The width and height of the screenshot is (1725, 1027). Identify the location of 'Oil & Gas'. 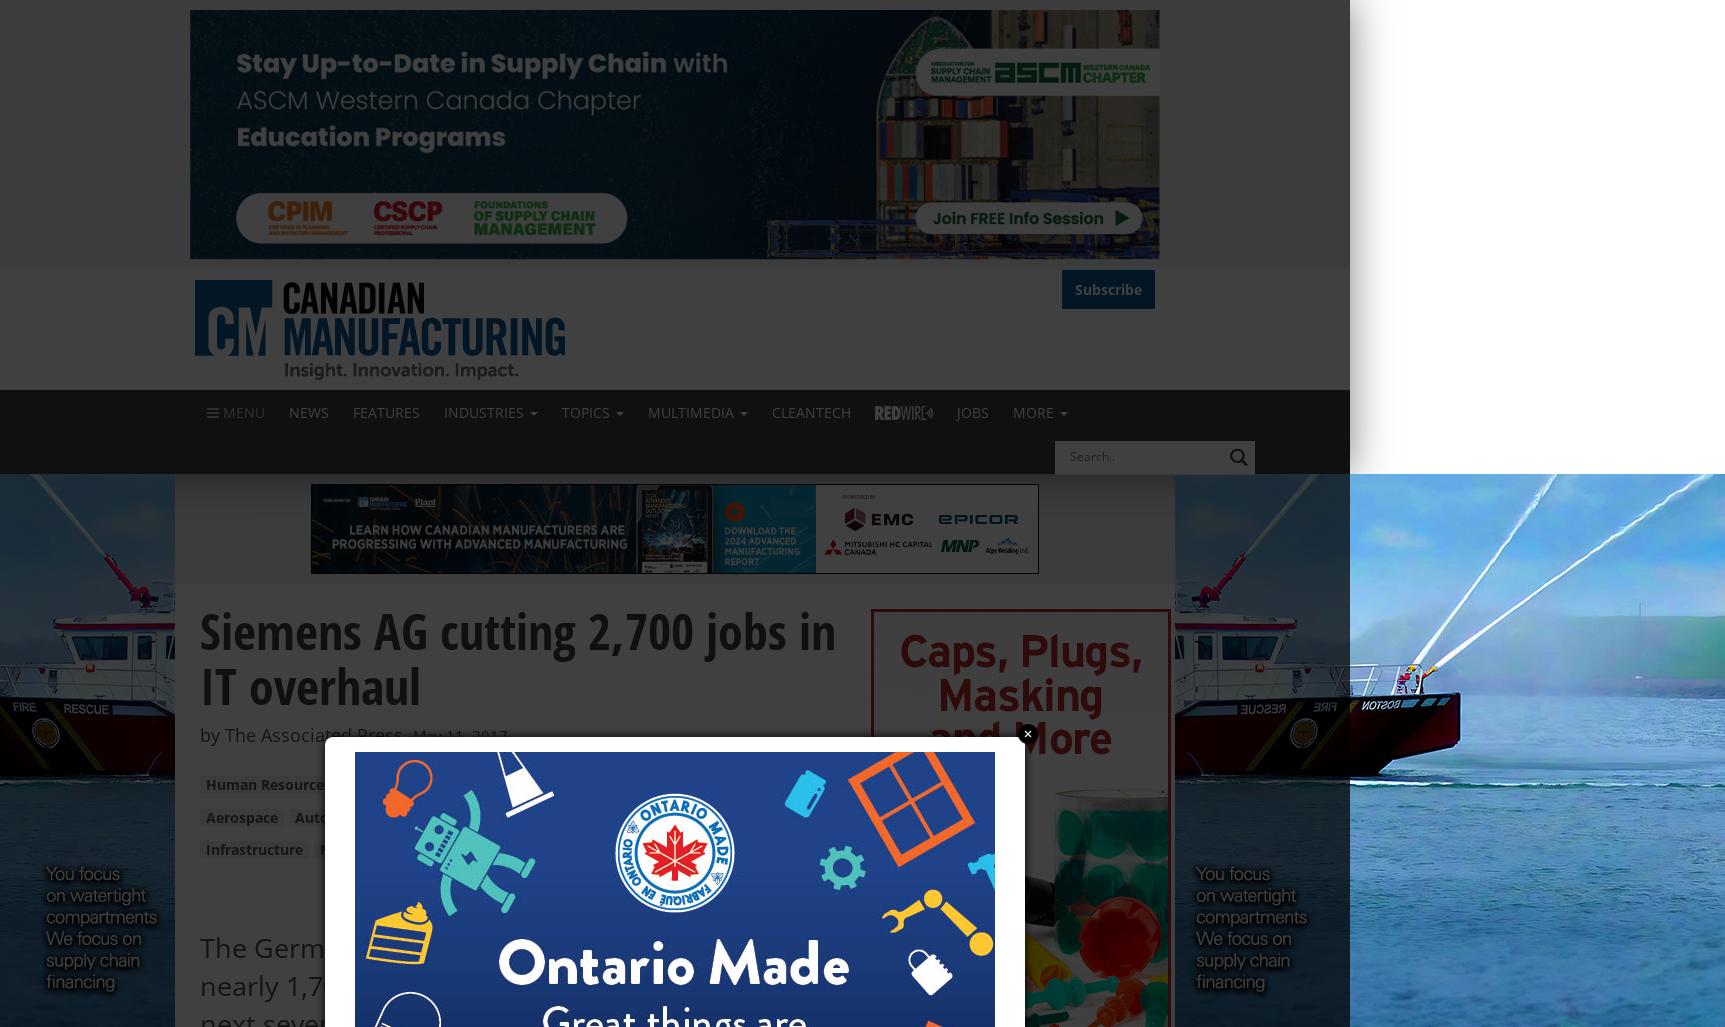
(472, 850).